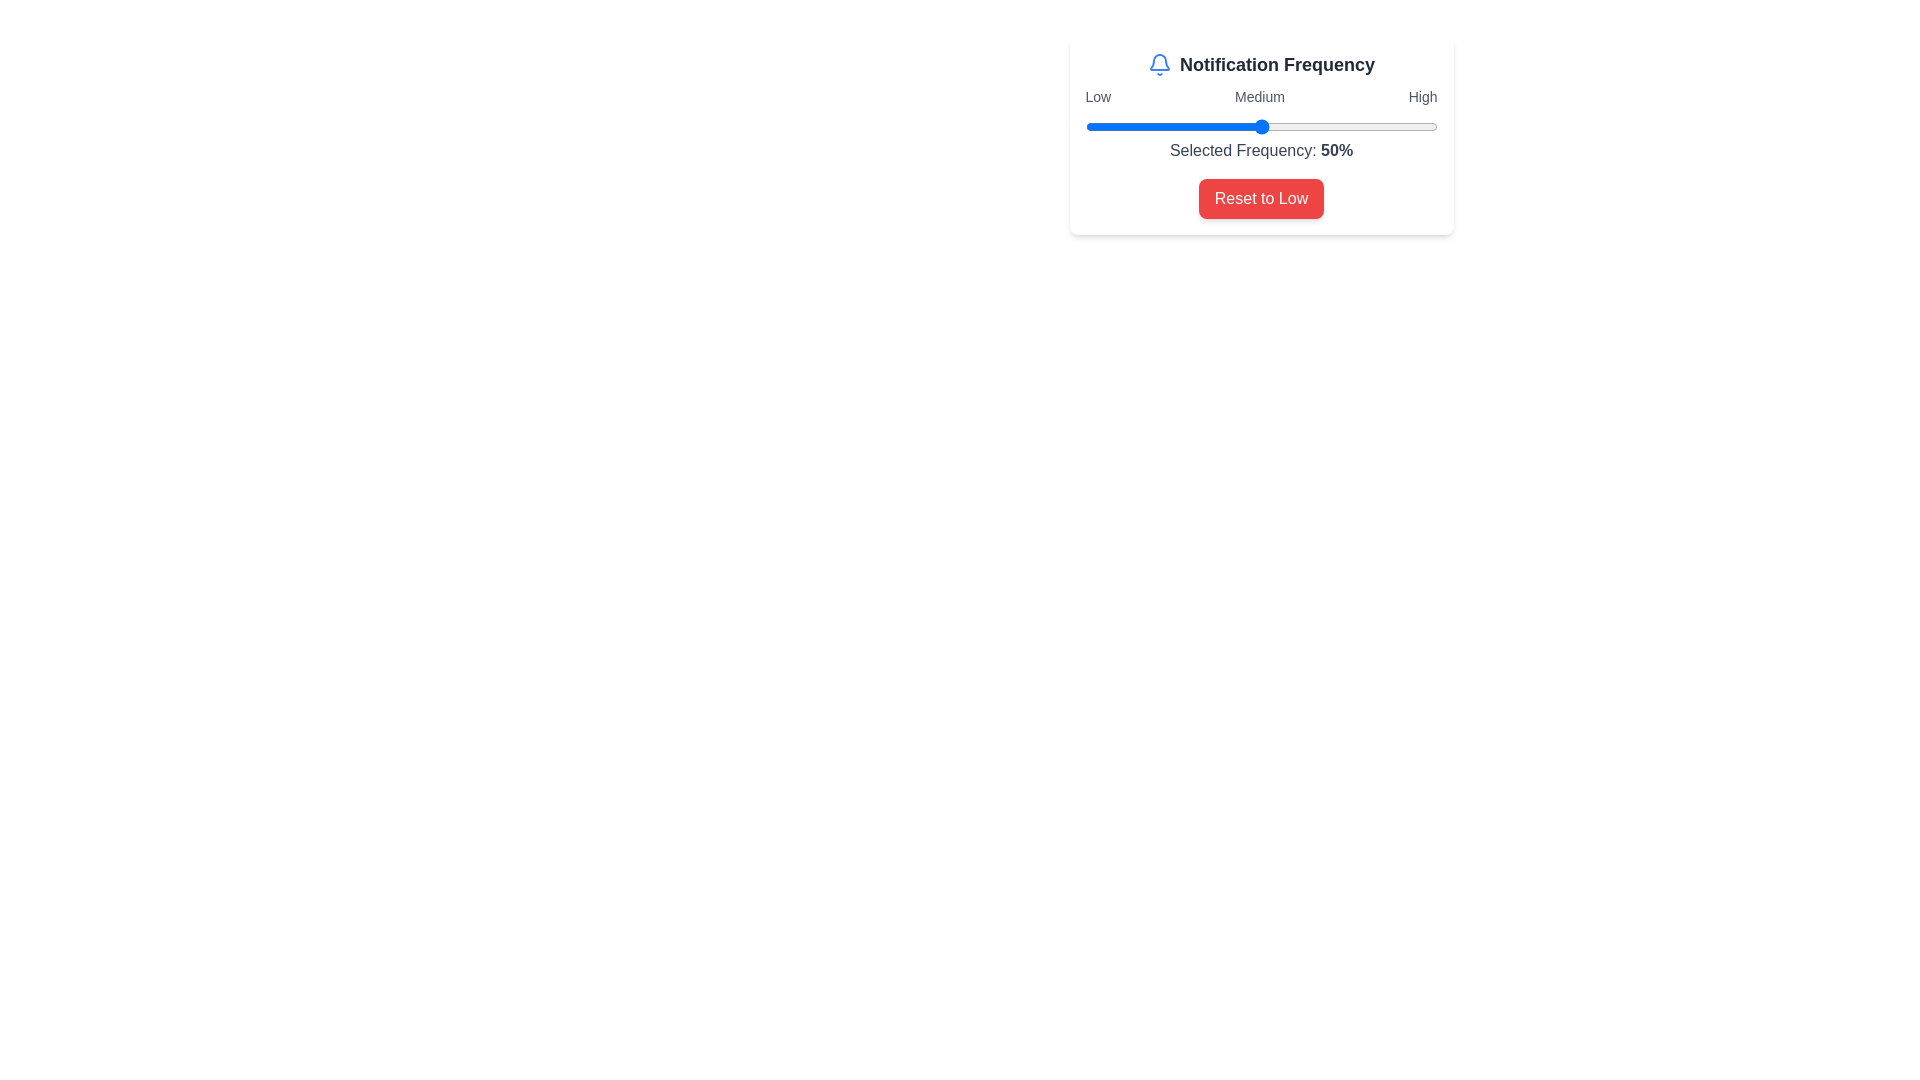  I want to click on the 'Reset to Low' button to set the frequency to low, so click(1260, 199).